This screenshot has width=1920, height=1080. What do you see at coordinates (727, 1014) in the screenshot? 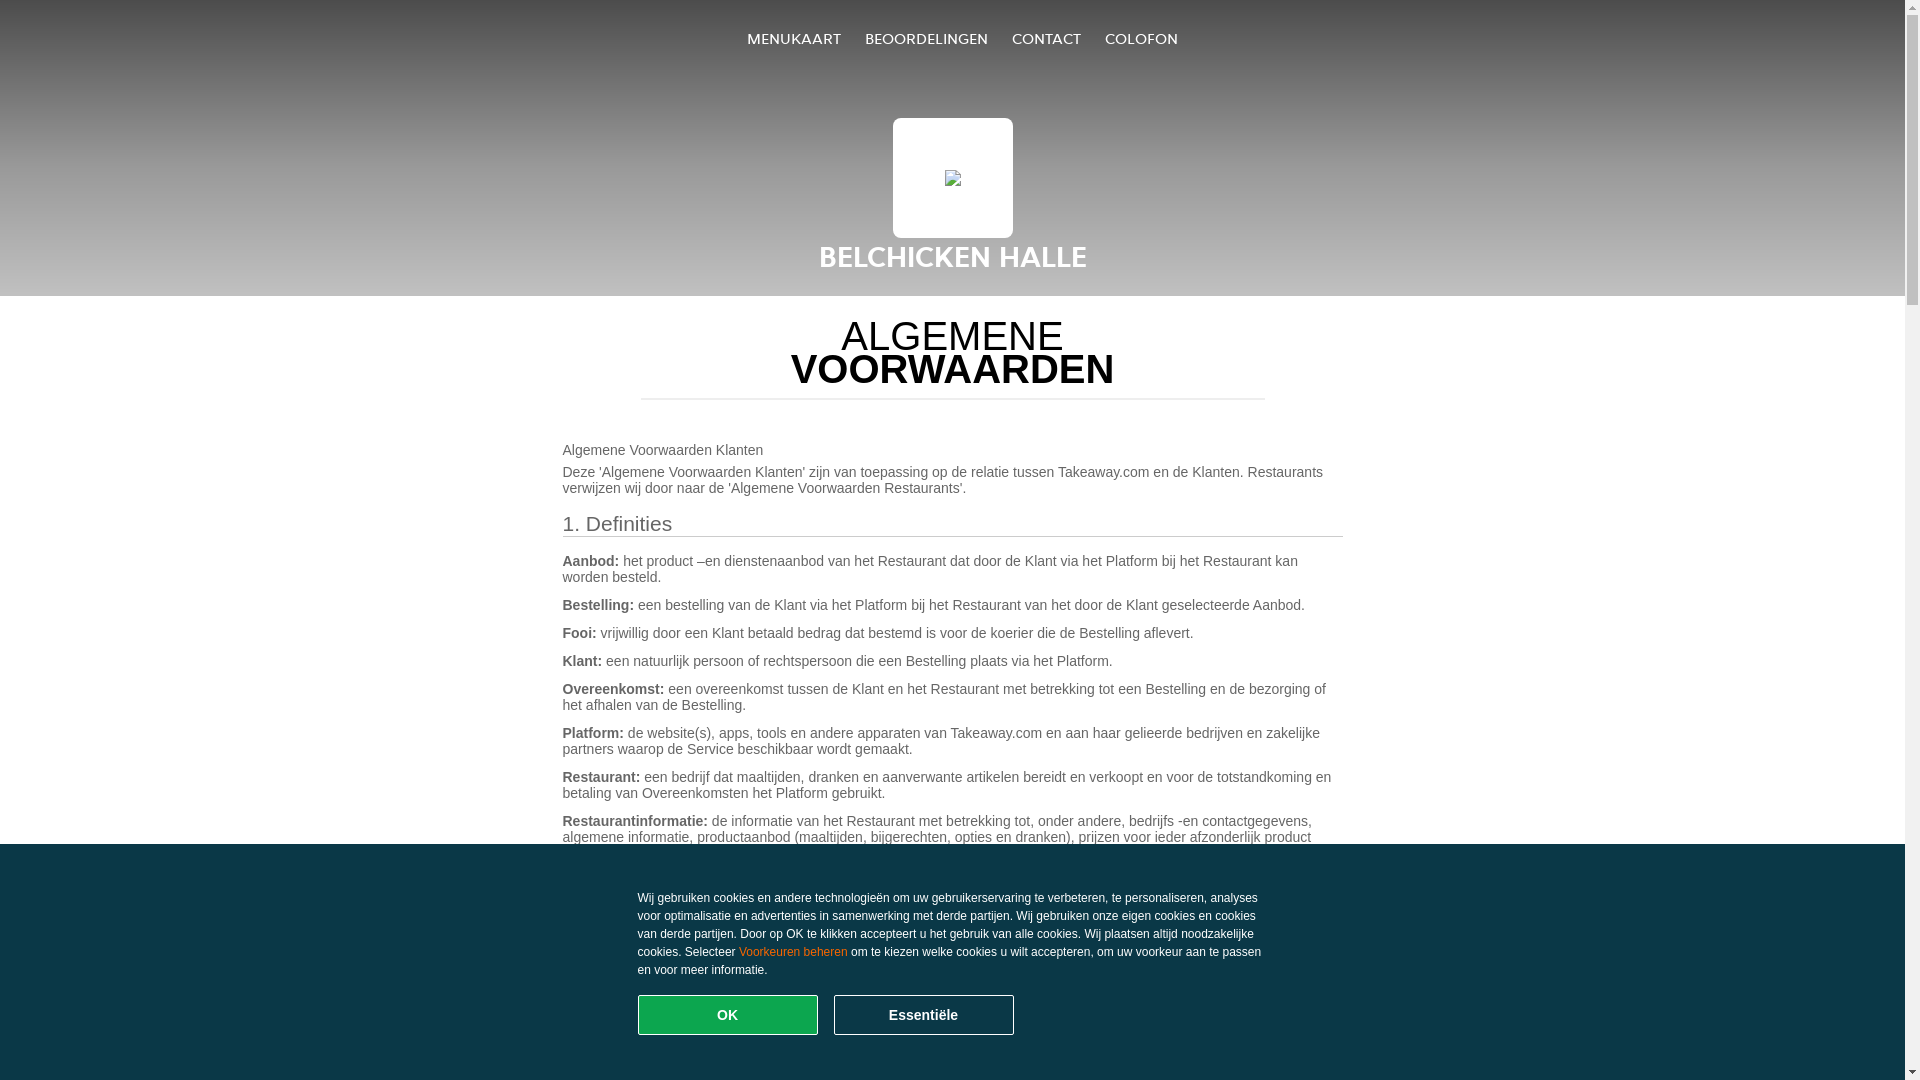
I see `'OK'` at bounding box center [727, 1014].